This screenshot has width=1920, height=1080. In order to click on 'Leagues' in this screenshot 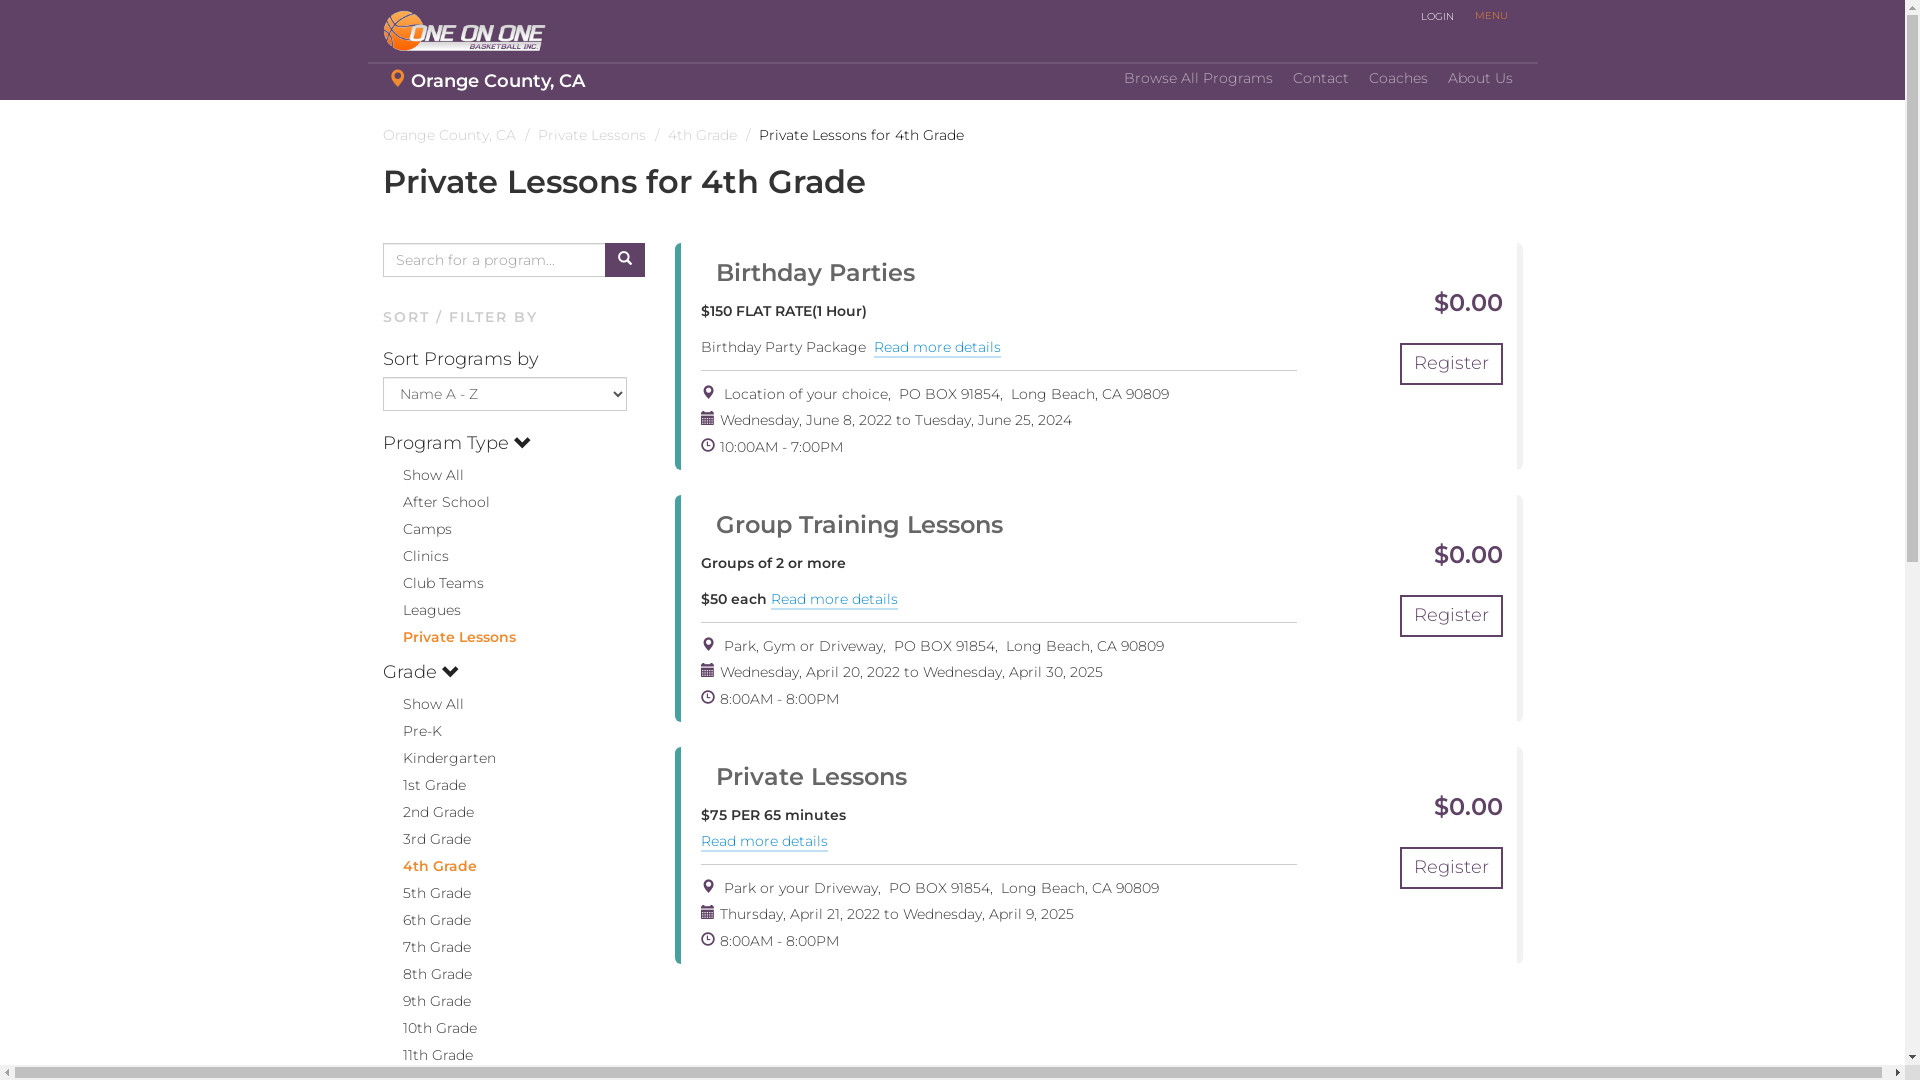, I will do `click(420, 608)`.